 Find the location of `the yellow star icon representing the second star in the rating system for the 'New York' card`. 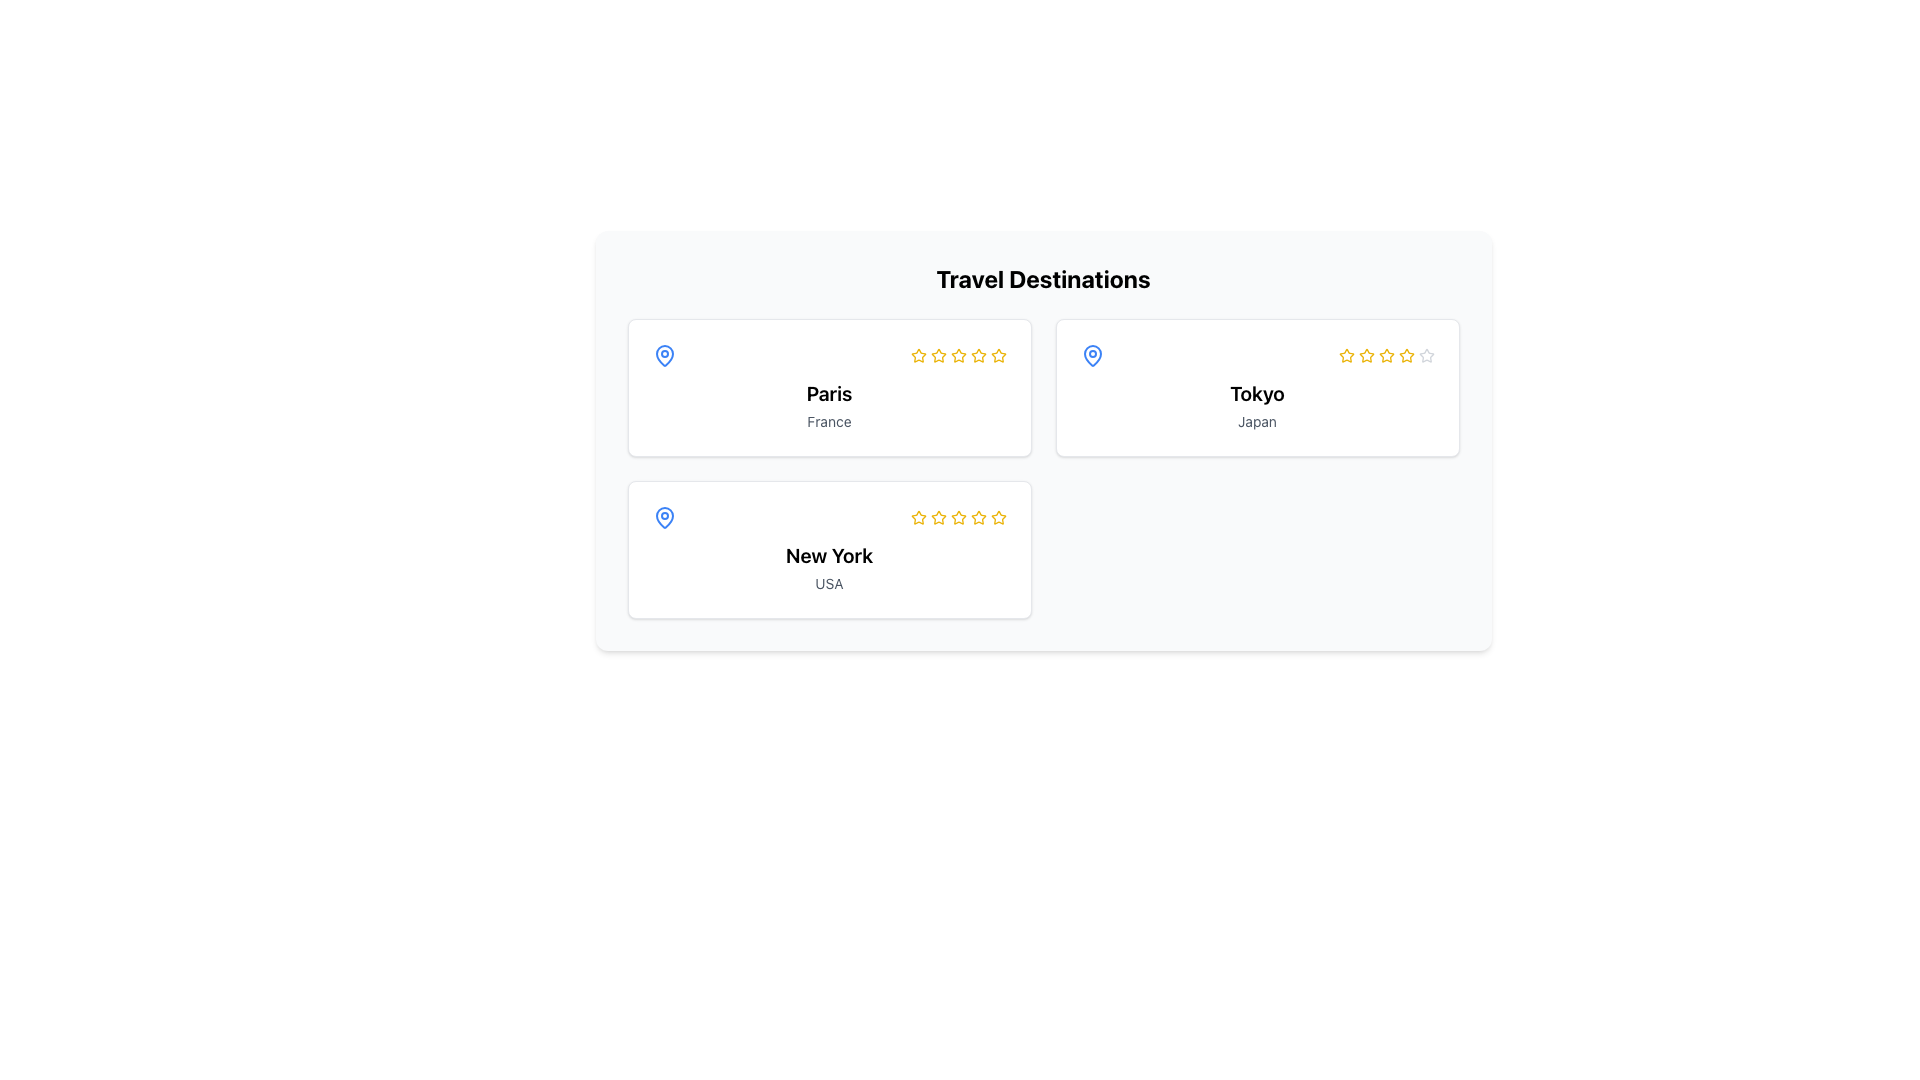

the yellow star icon representing the second star in the rating system for the 'New York' card is located at coordinates (937, 516).